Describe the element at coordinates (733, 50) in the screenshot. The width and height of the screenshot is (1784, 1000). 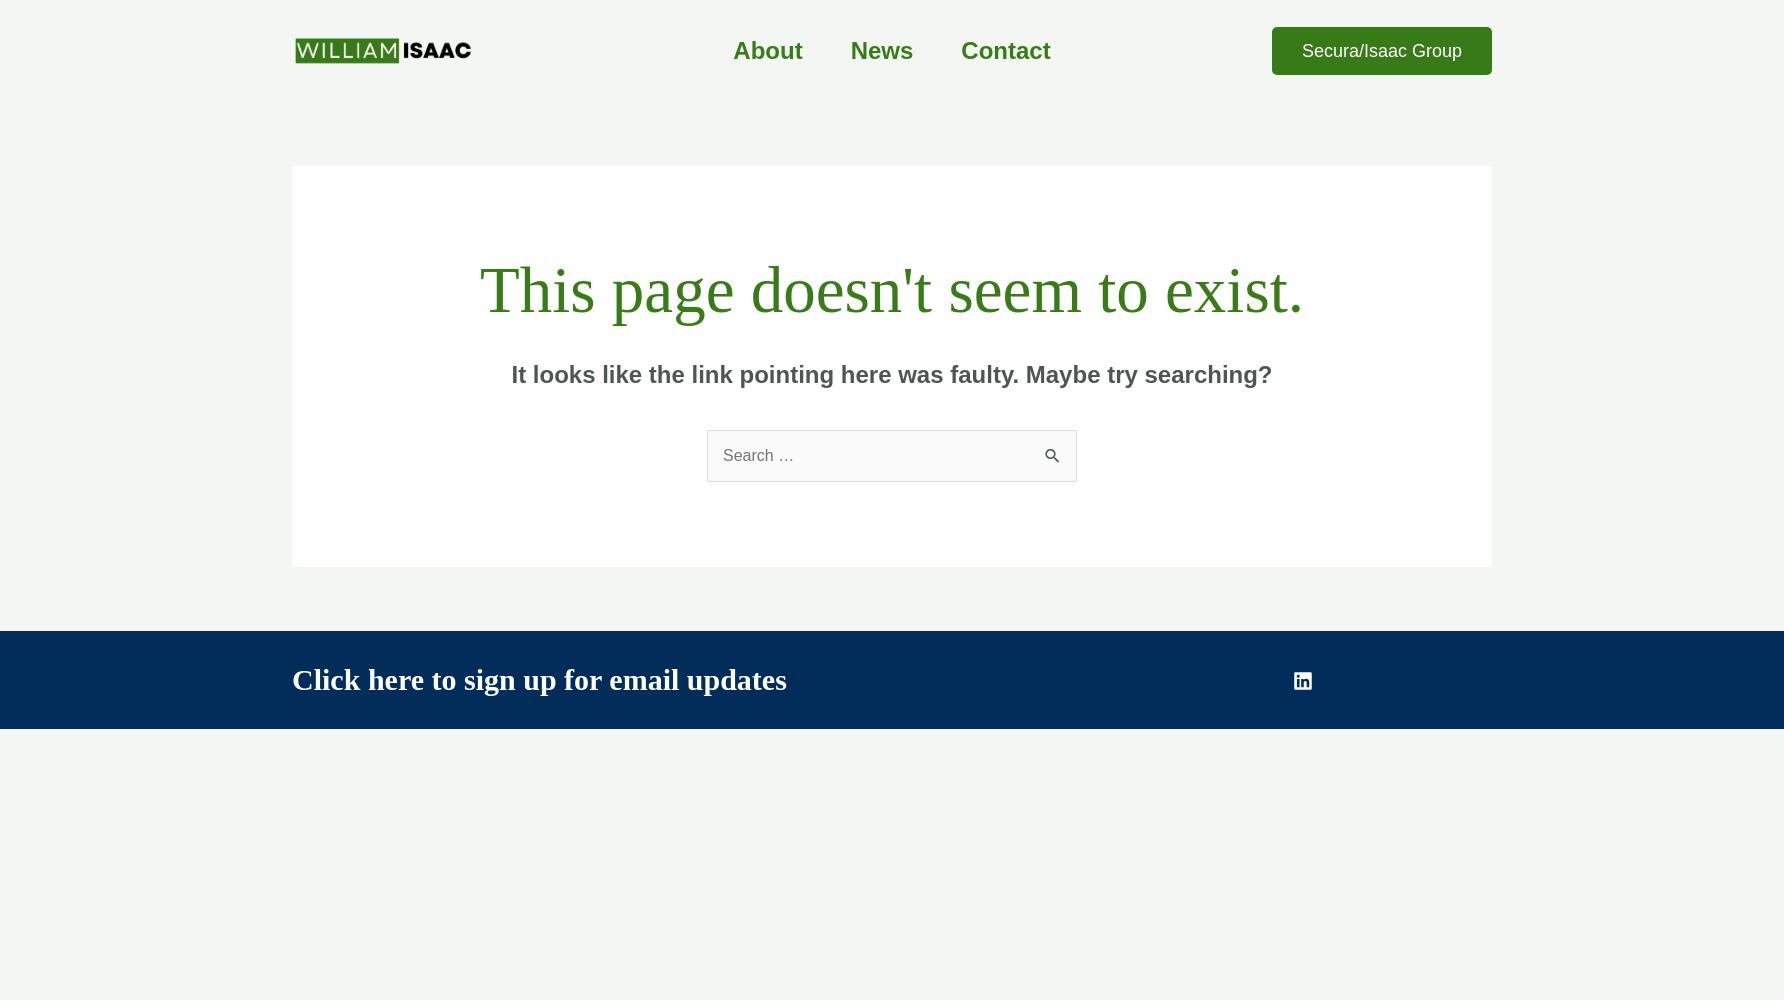
I see `'About'` at that location.